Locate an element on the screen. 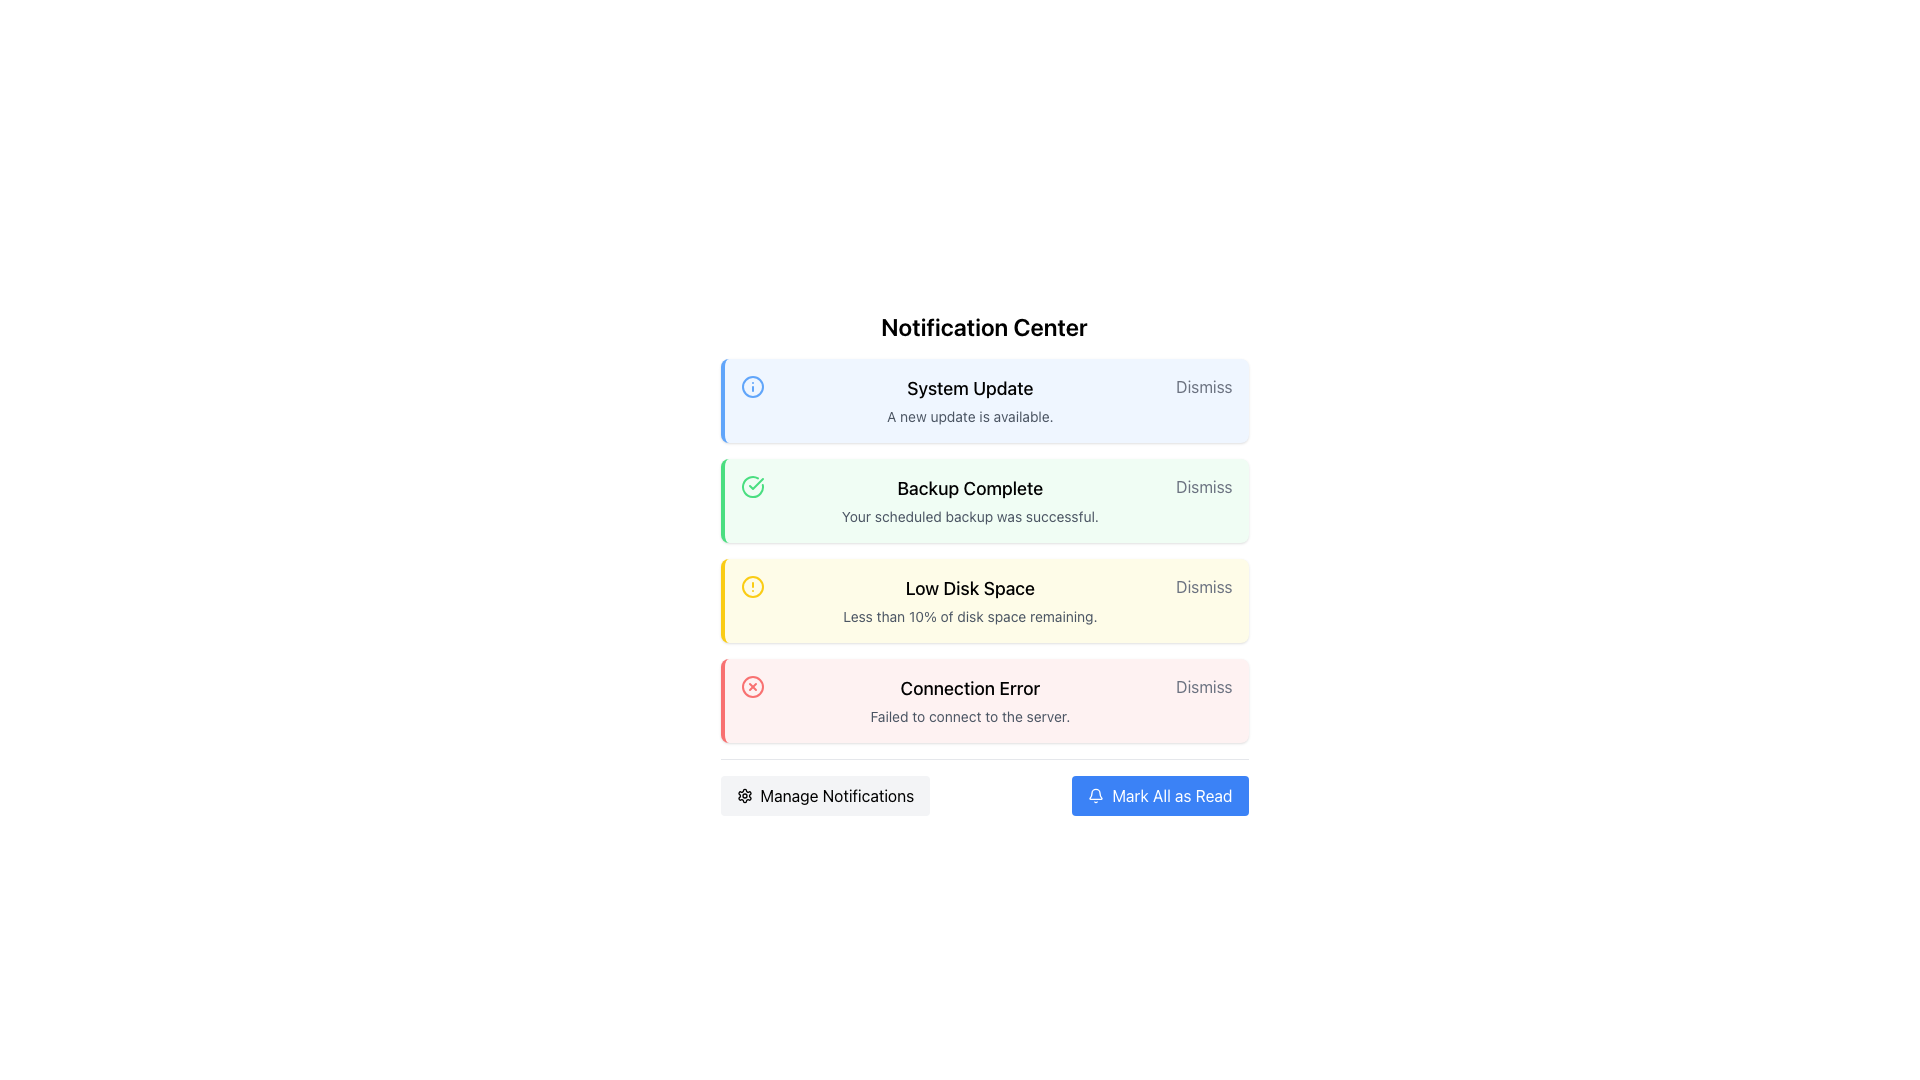 The image size is (1920, 1080). the backup completion icon located to the left of the 'Backup Complete' text in the green notification card is located at coordinates (751, 486).